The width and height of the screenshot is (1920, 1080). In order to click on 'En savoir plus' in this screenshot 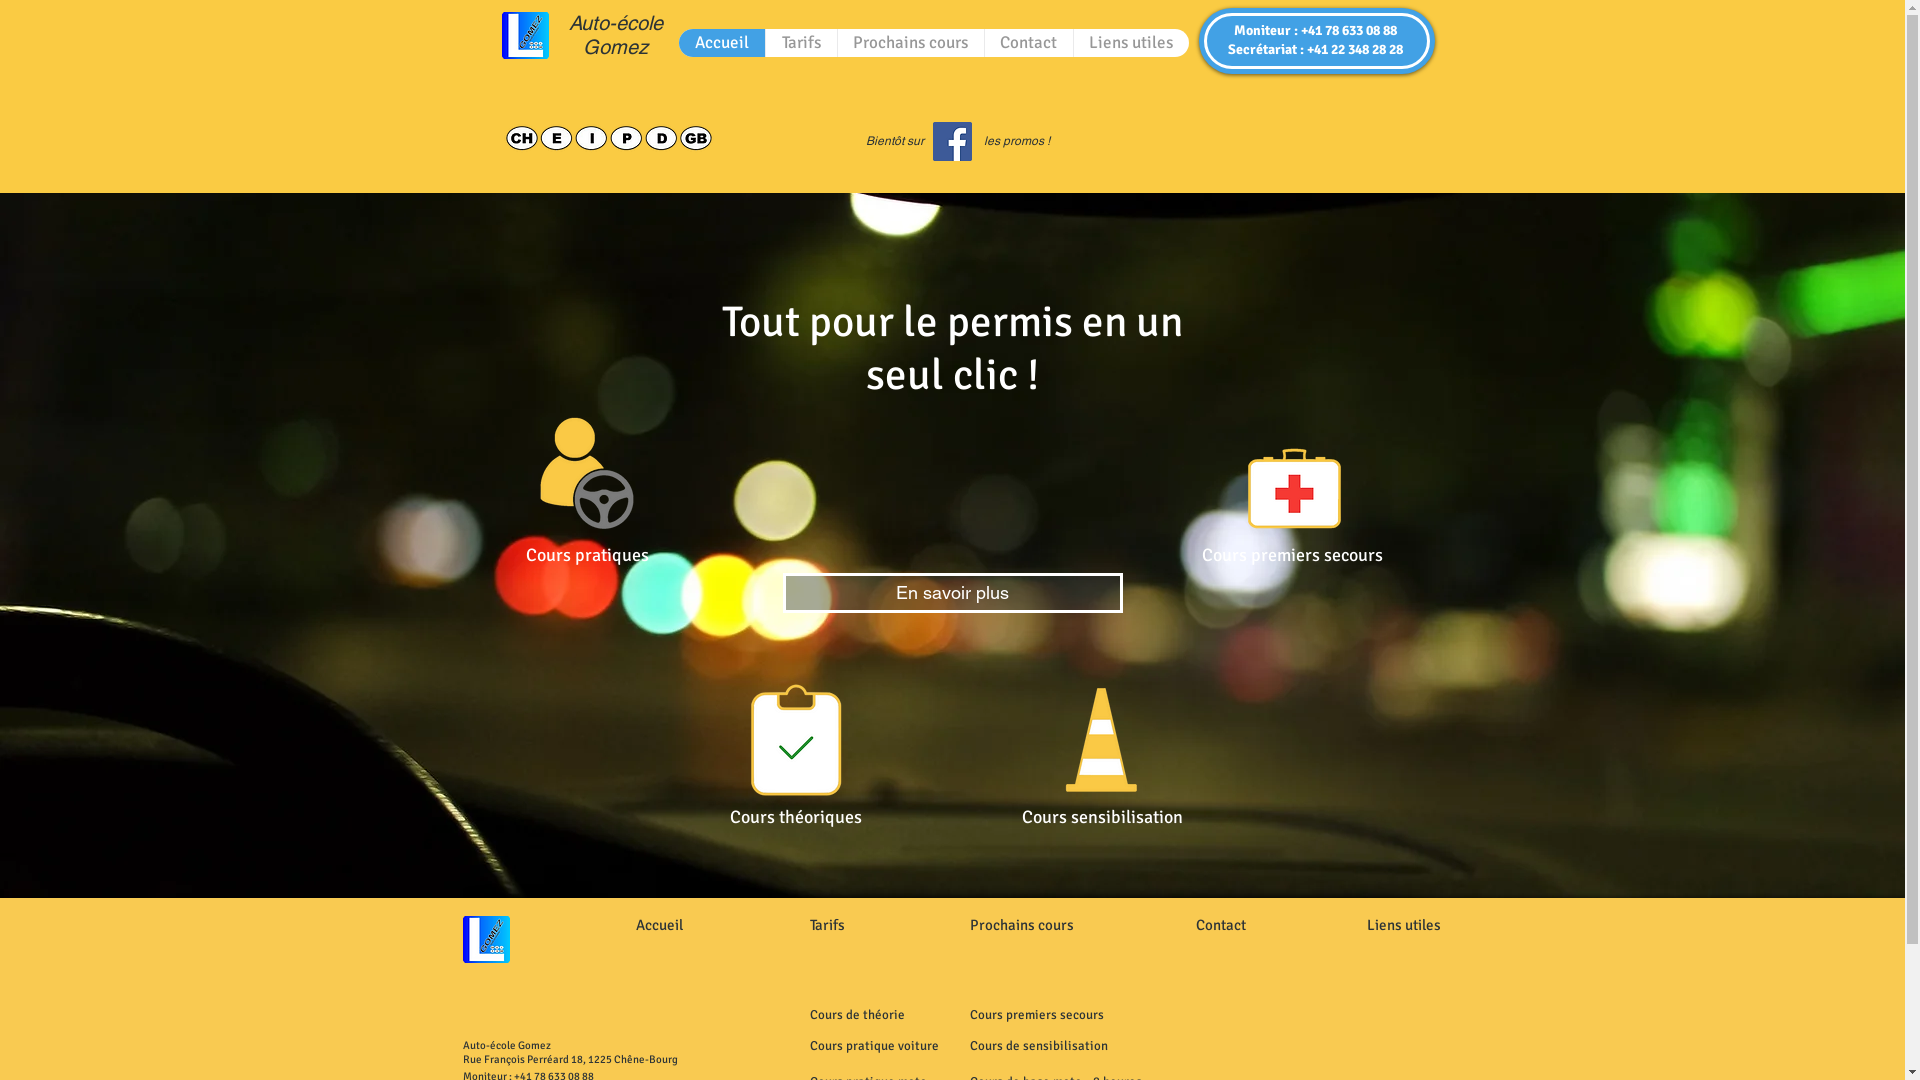, I will do `click(950, 592)`.